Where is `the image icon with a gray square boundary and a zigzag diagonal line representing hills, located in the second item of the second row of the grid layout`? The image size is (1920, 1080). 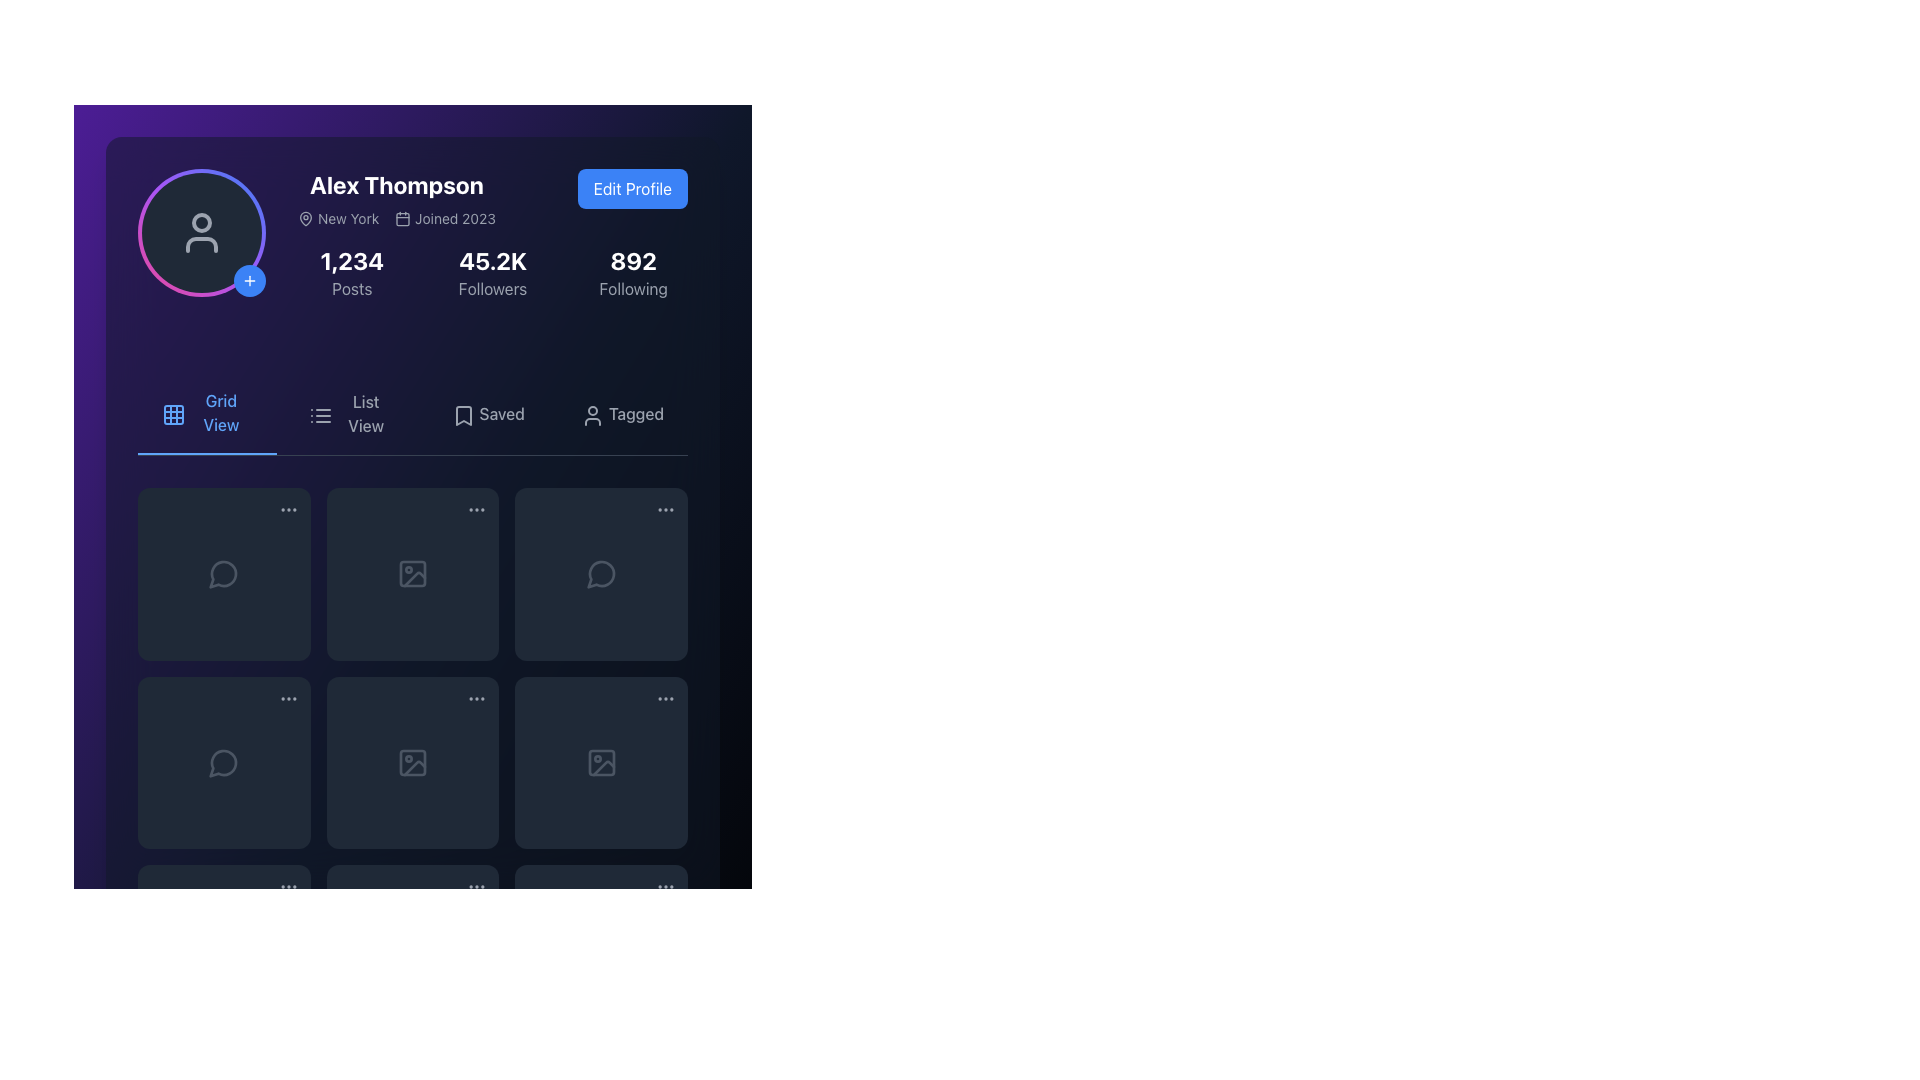 the image icon with a gray square boundary and a zigzag diagonal line representing hills, located in the second item of the second row of the grid layout is located at coordinates (411, 574).